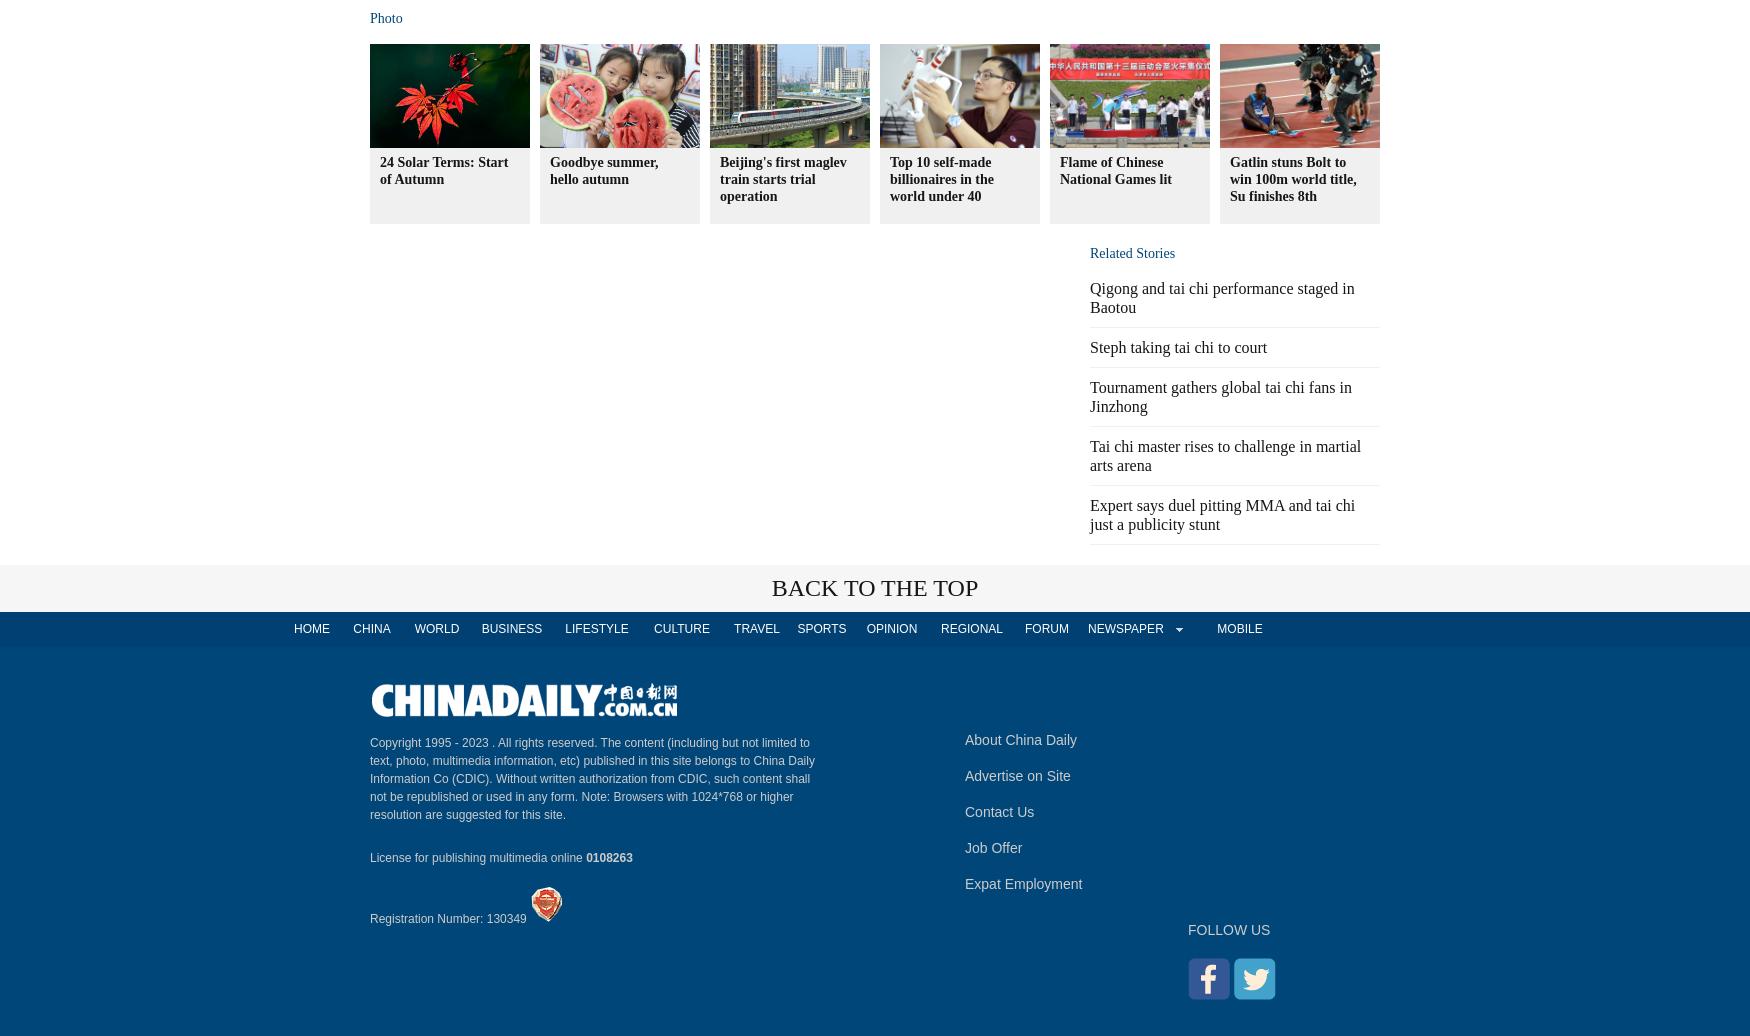  Describe the element at coordinates (1292, 179) in the screenshot. I see `'Gatlin stuns Bolt to win 100m world title, Su finishes 8th'` at that location.